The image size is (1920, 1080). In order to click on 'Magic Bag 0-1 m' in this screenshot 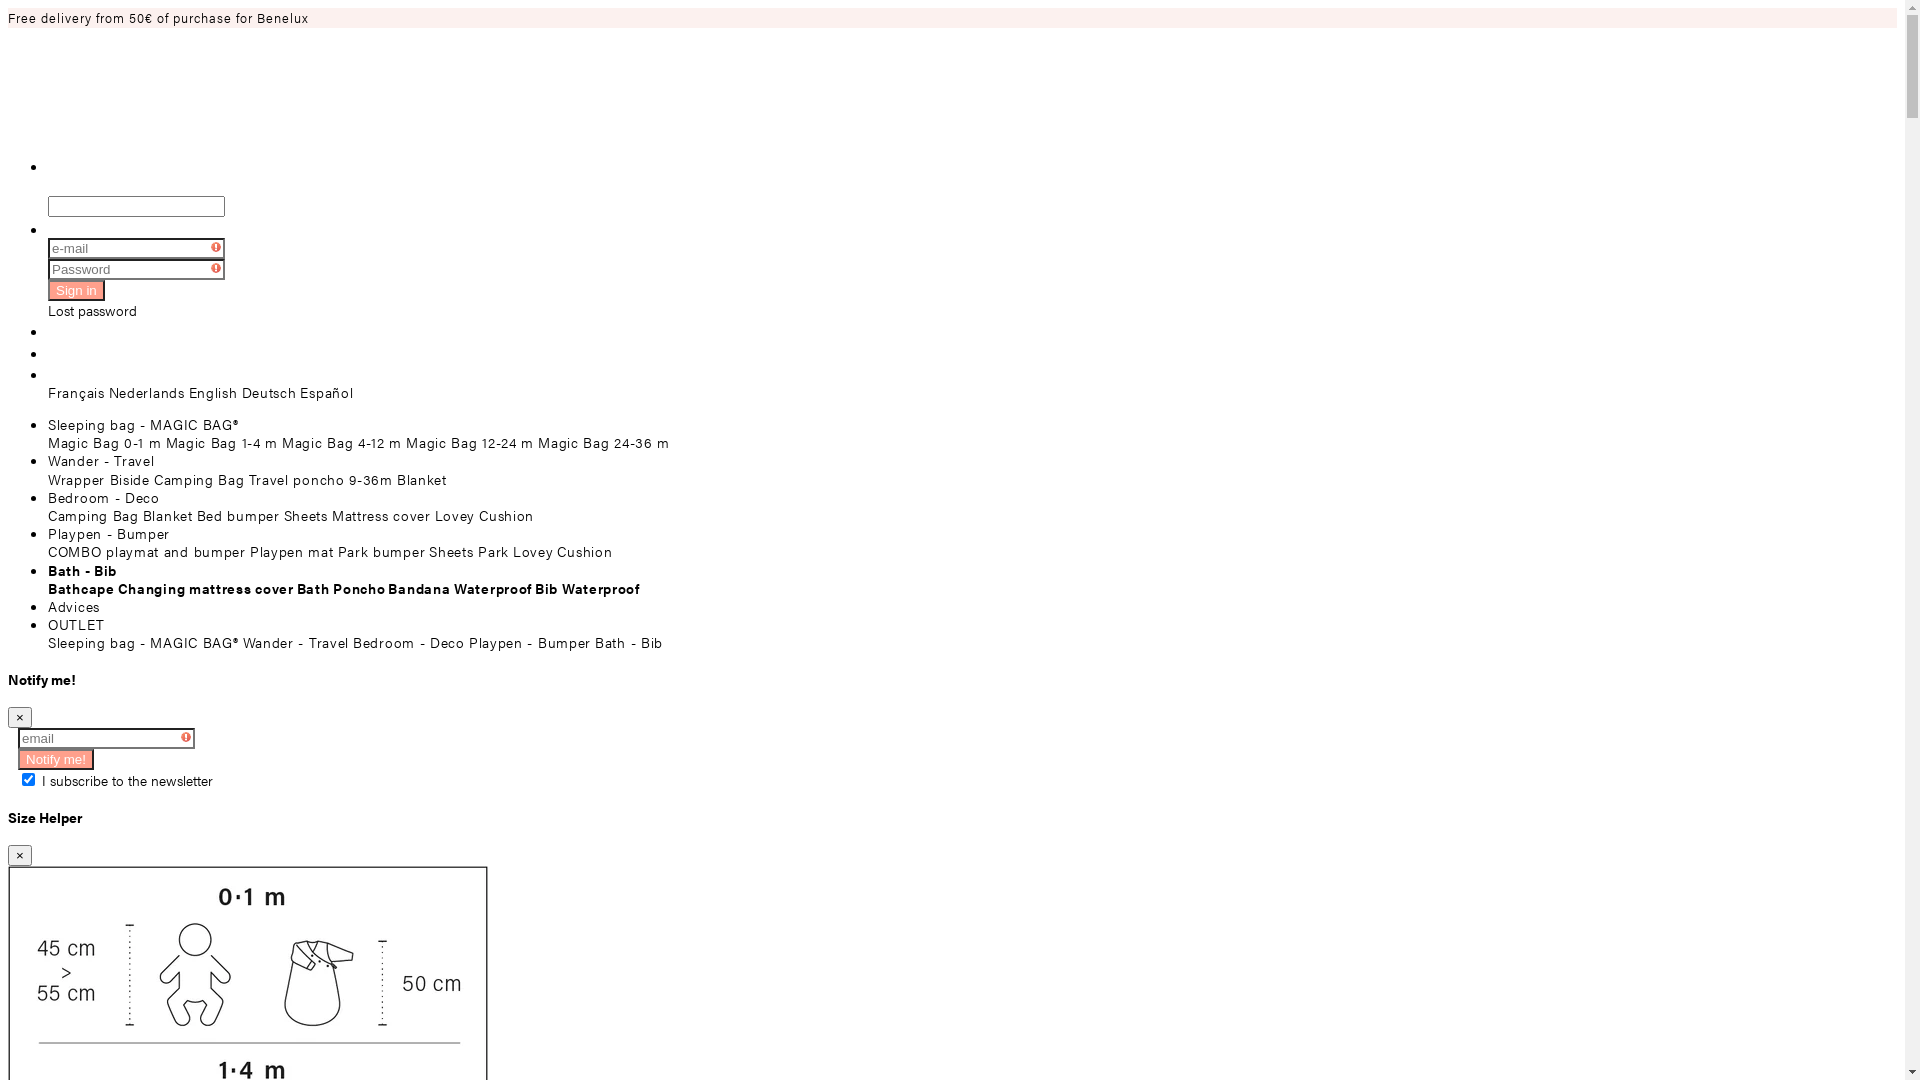, I will do `click(104, 441)`.